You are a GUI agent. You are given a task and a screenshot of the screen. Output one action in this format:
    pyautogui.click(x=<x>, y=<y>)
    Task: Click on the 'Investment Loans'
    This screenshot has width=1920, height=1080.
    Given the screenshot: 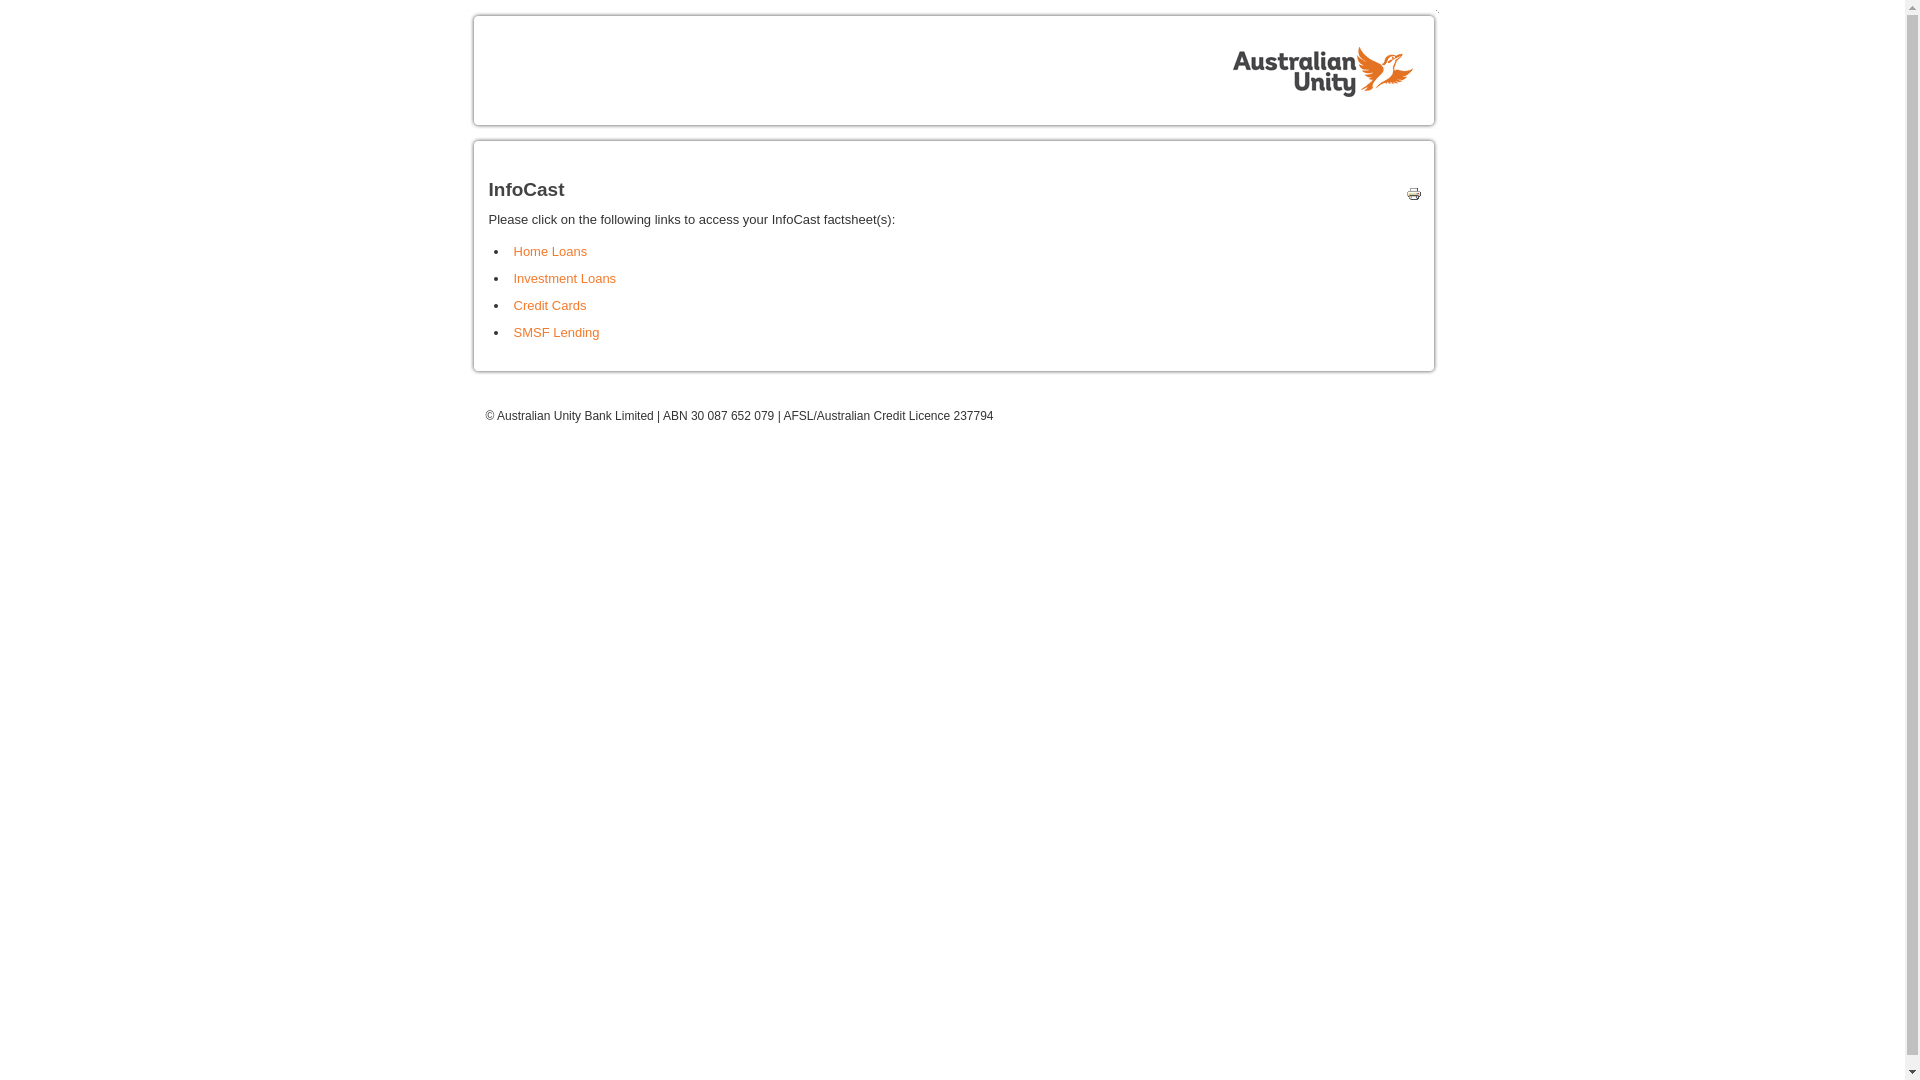 What is the action you would take?
    pyautogui.click(x=564, y=278)
    